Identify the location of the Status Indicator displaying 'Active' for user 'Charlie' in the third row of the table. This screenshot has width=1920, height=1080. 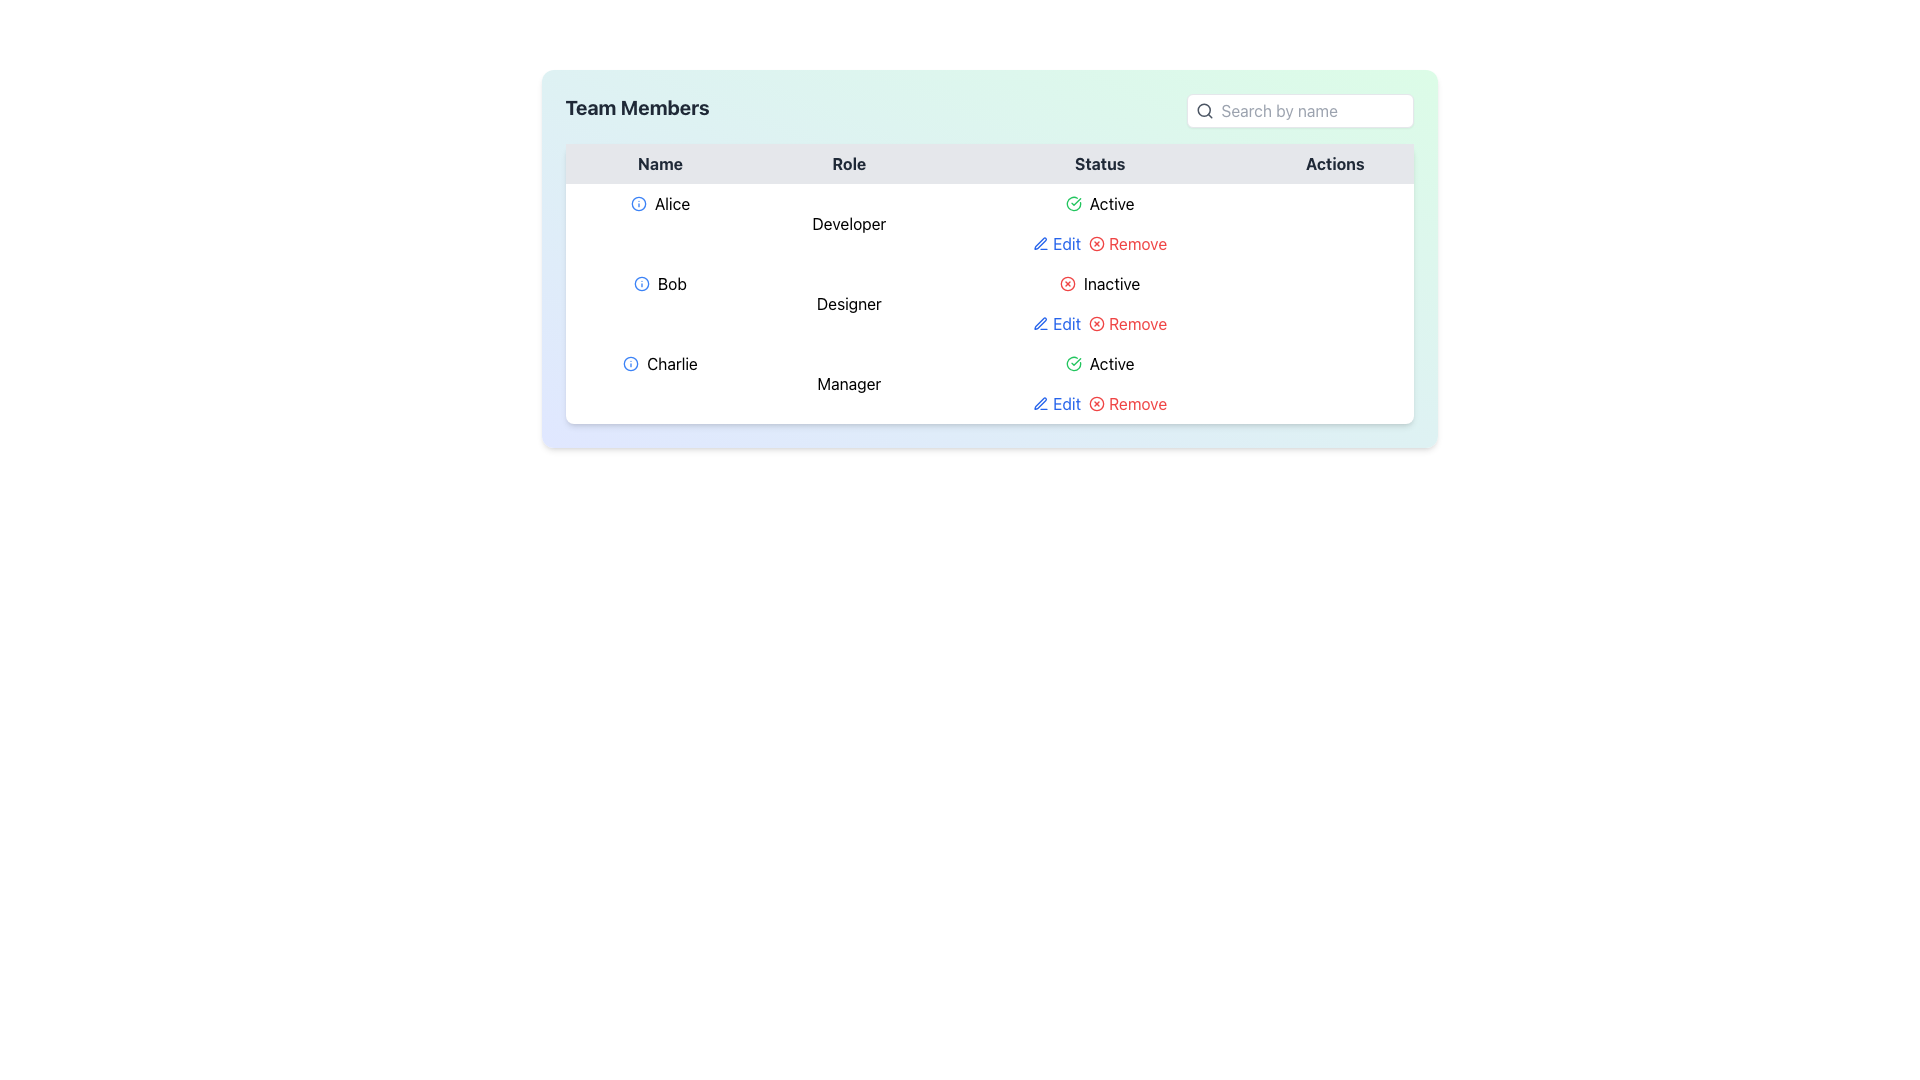
(1099, 363).